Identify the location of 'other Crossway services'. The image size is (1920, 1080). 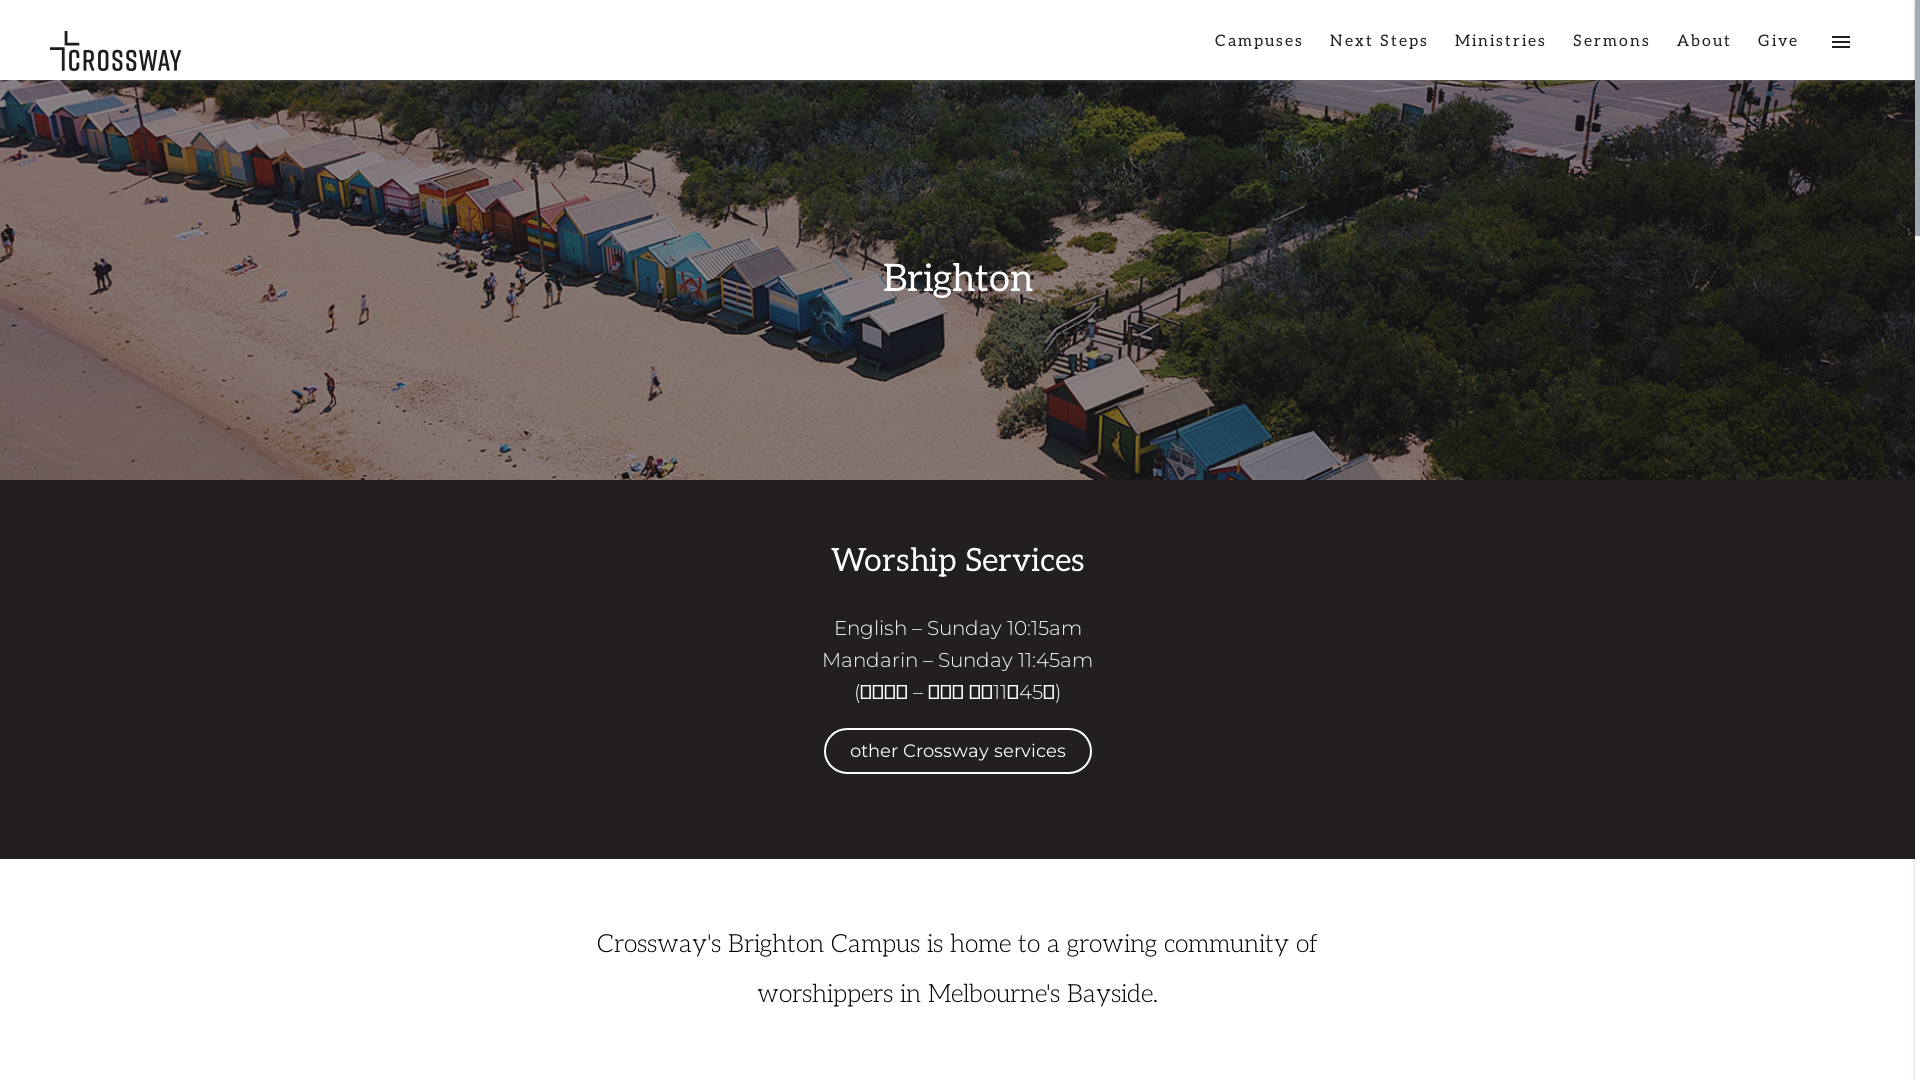
(824, 751).